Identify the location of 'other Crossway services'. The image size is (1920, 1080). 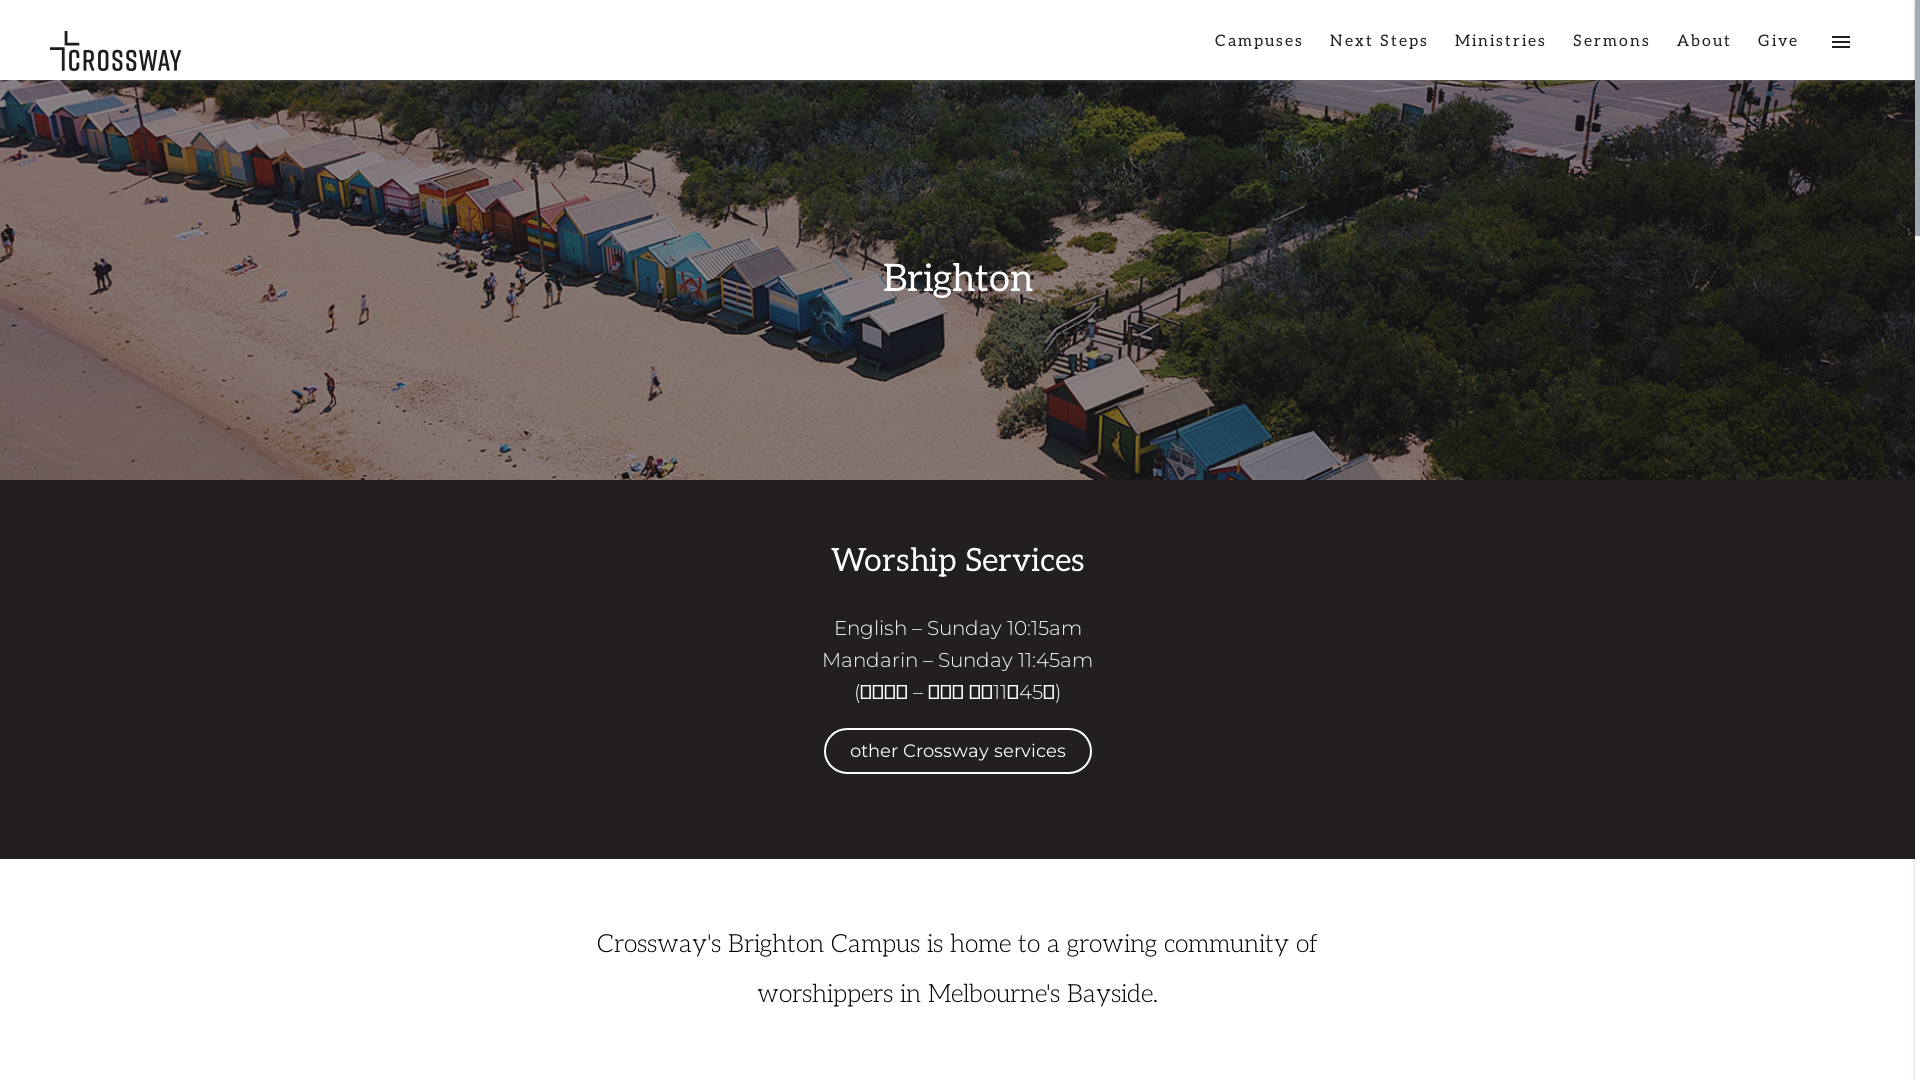
(824, 751).